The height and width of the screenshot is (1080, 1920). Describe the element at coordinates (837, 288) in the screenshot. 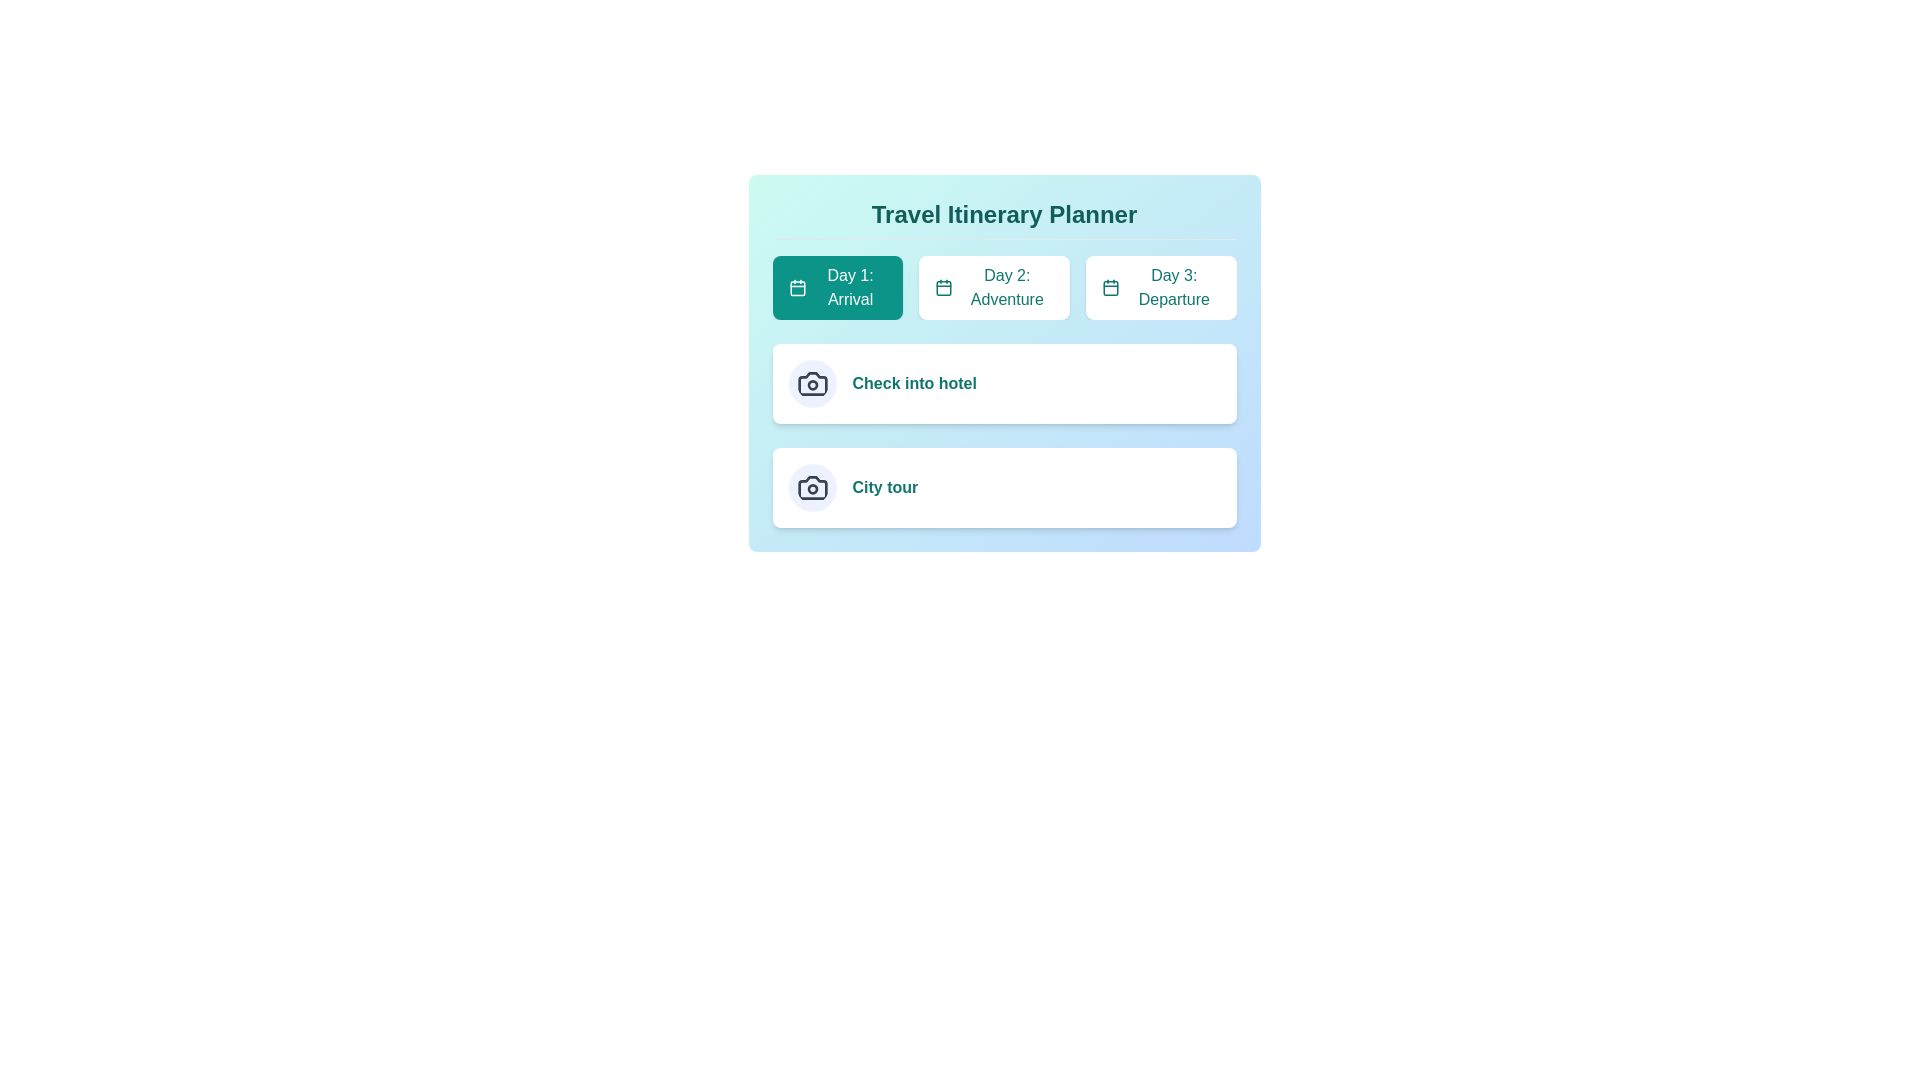

I see `the tab labeled 'Day 1: Arrival' to edit its title` at that location.